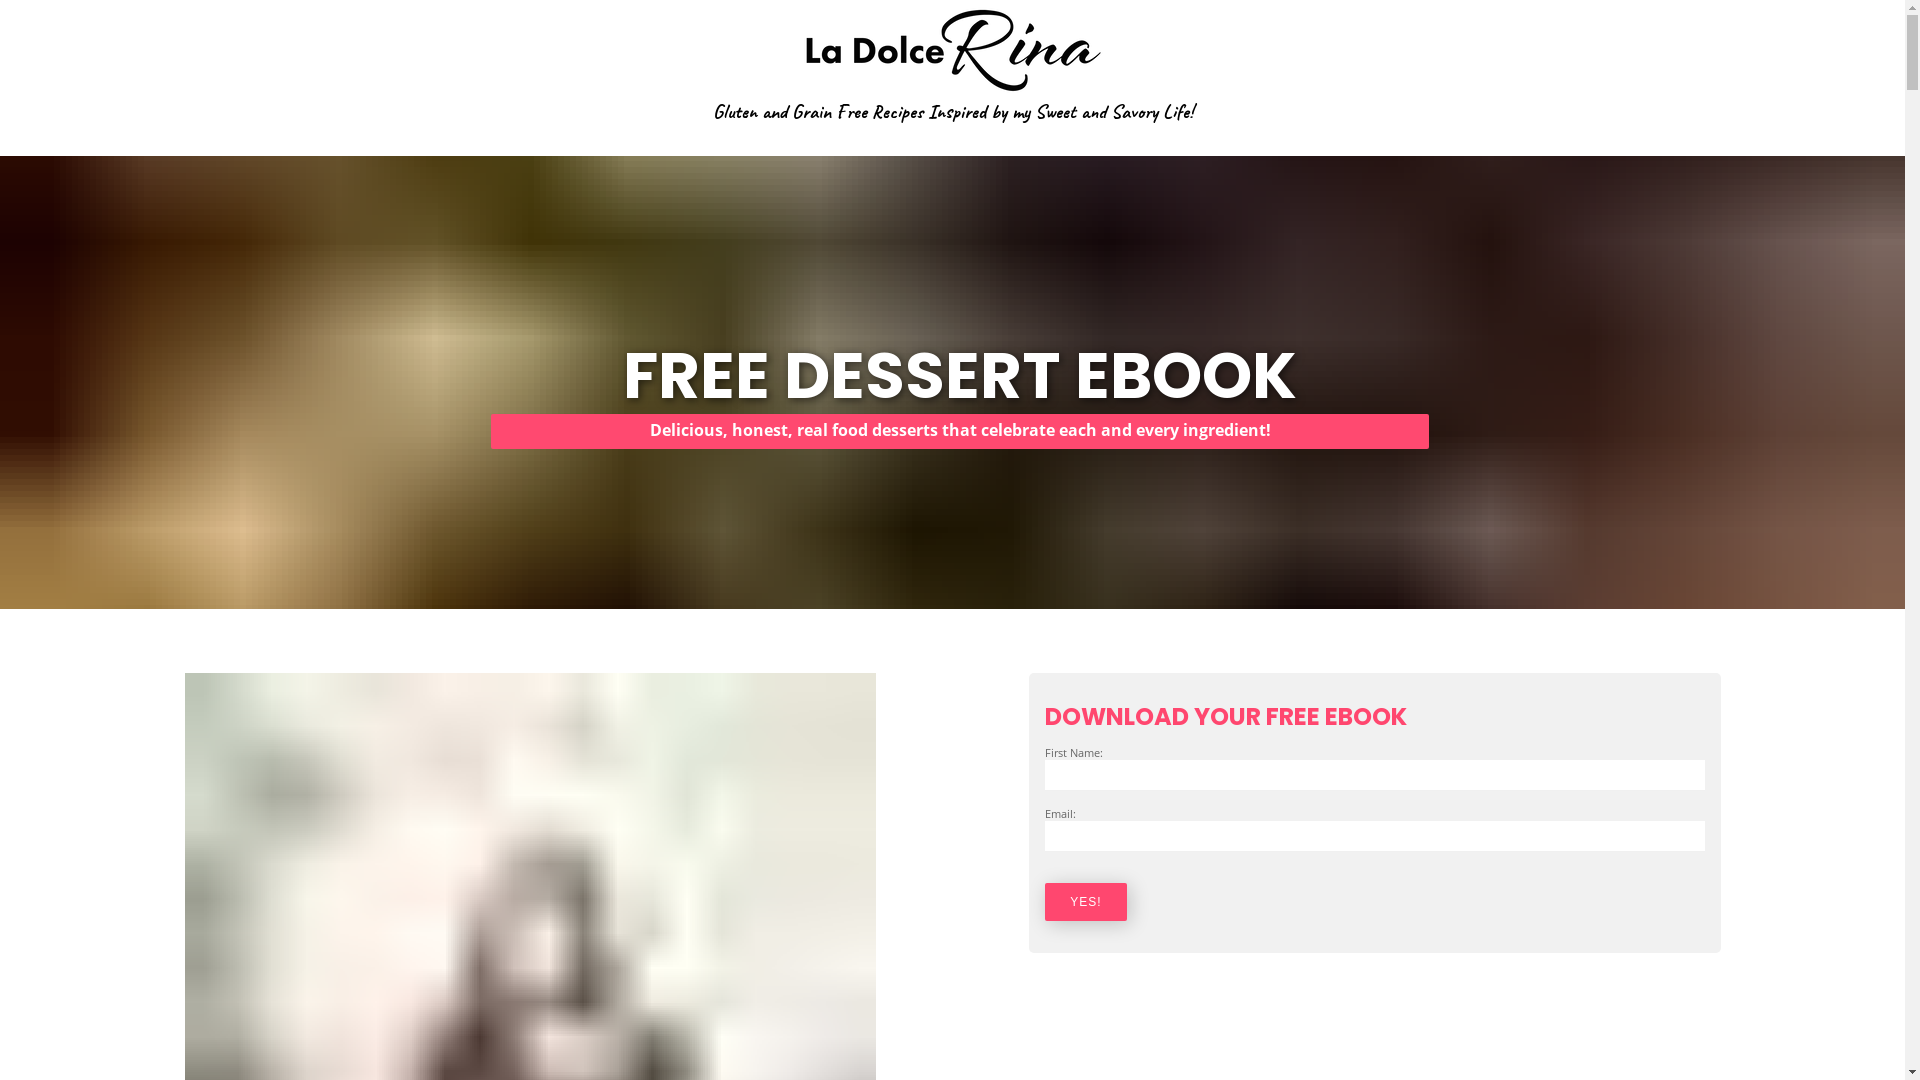  What do you see at coordinates (1044, 902) in the screenshot?
I see `'YES!'` at bounding box center [1044, 902].